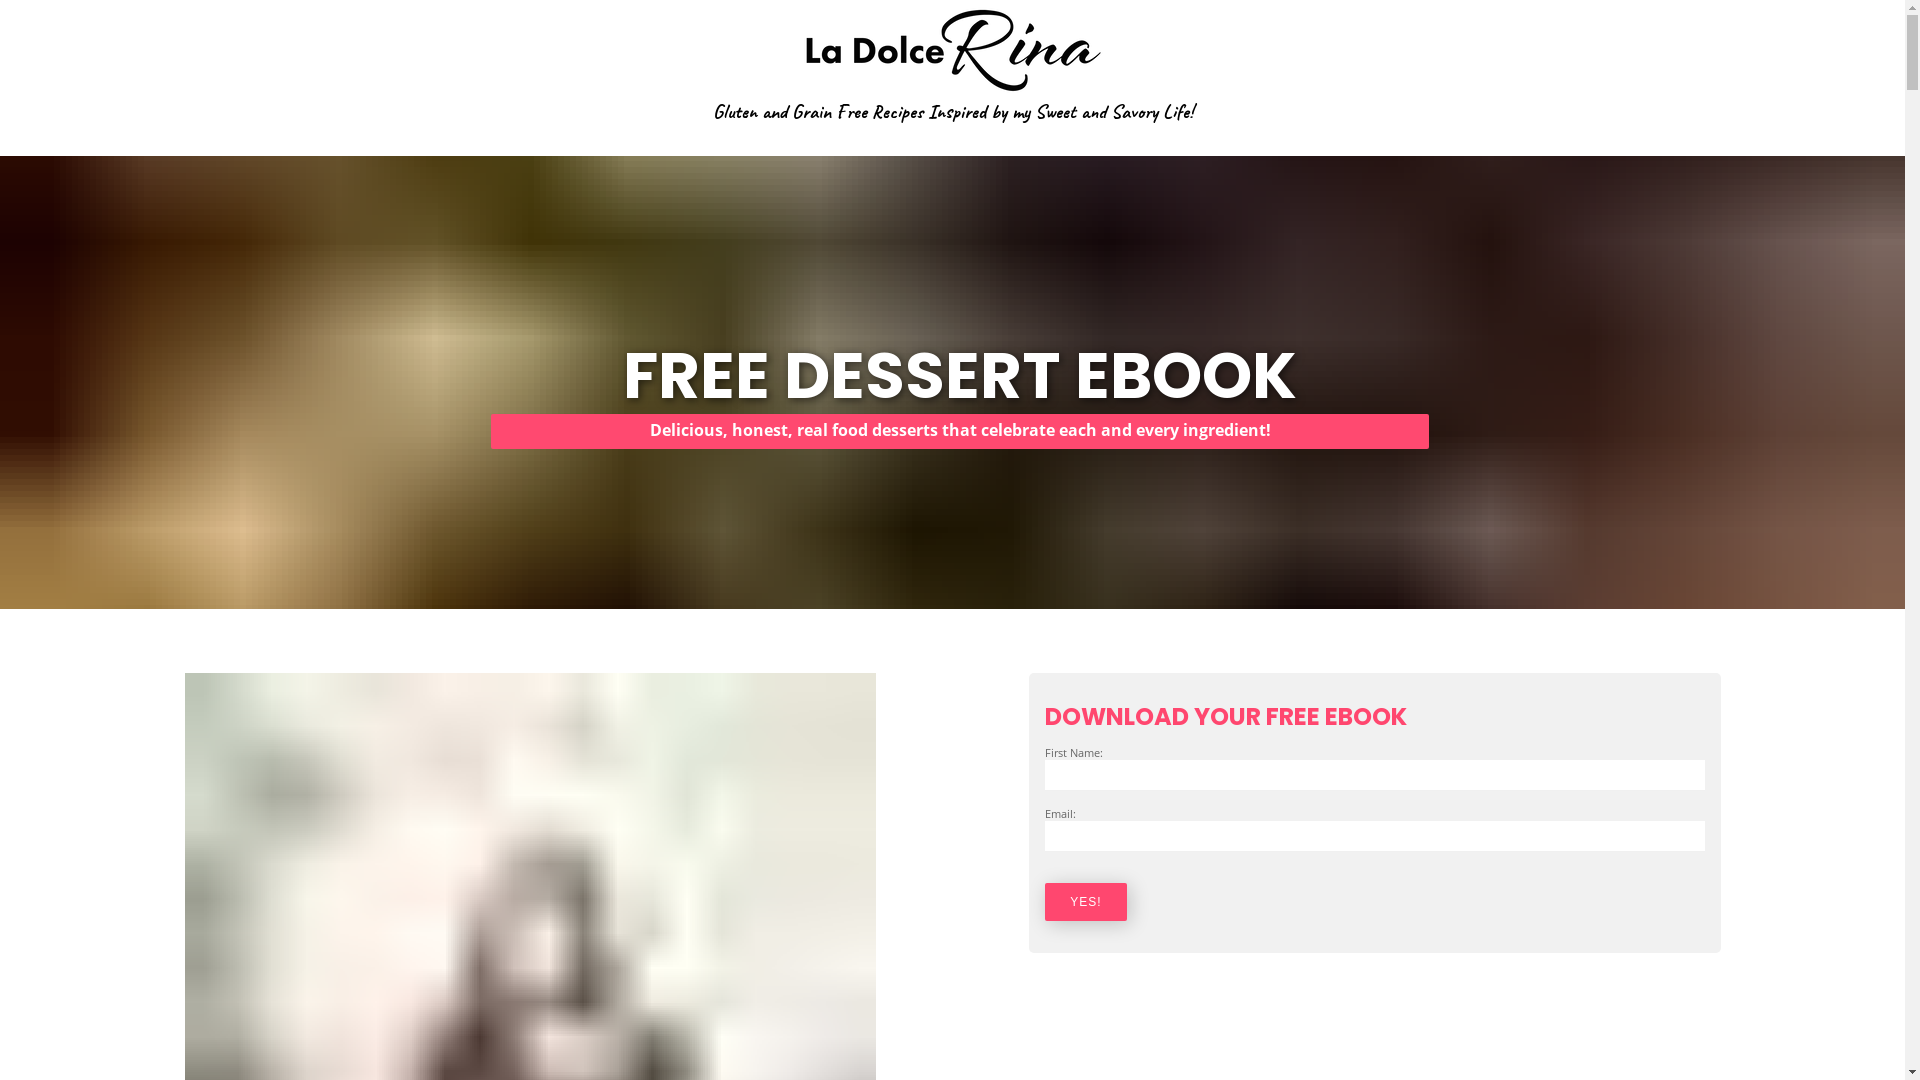  What do you see at coordinates (1044, 902) in the screenshot?
I see `'YES!'` at bounding box center [1044, 902].